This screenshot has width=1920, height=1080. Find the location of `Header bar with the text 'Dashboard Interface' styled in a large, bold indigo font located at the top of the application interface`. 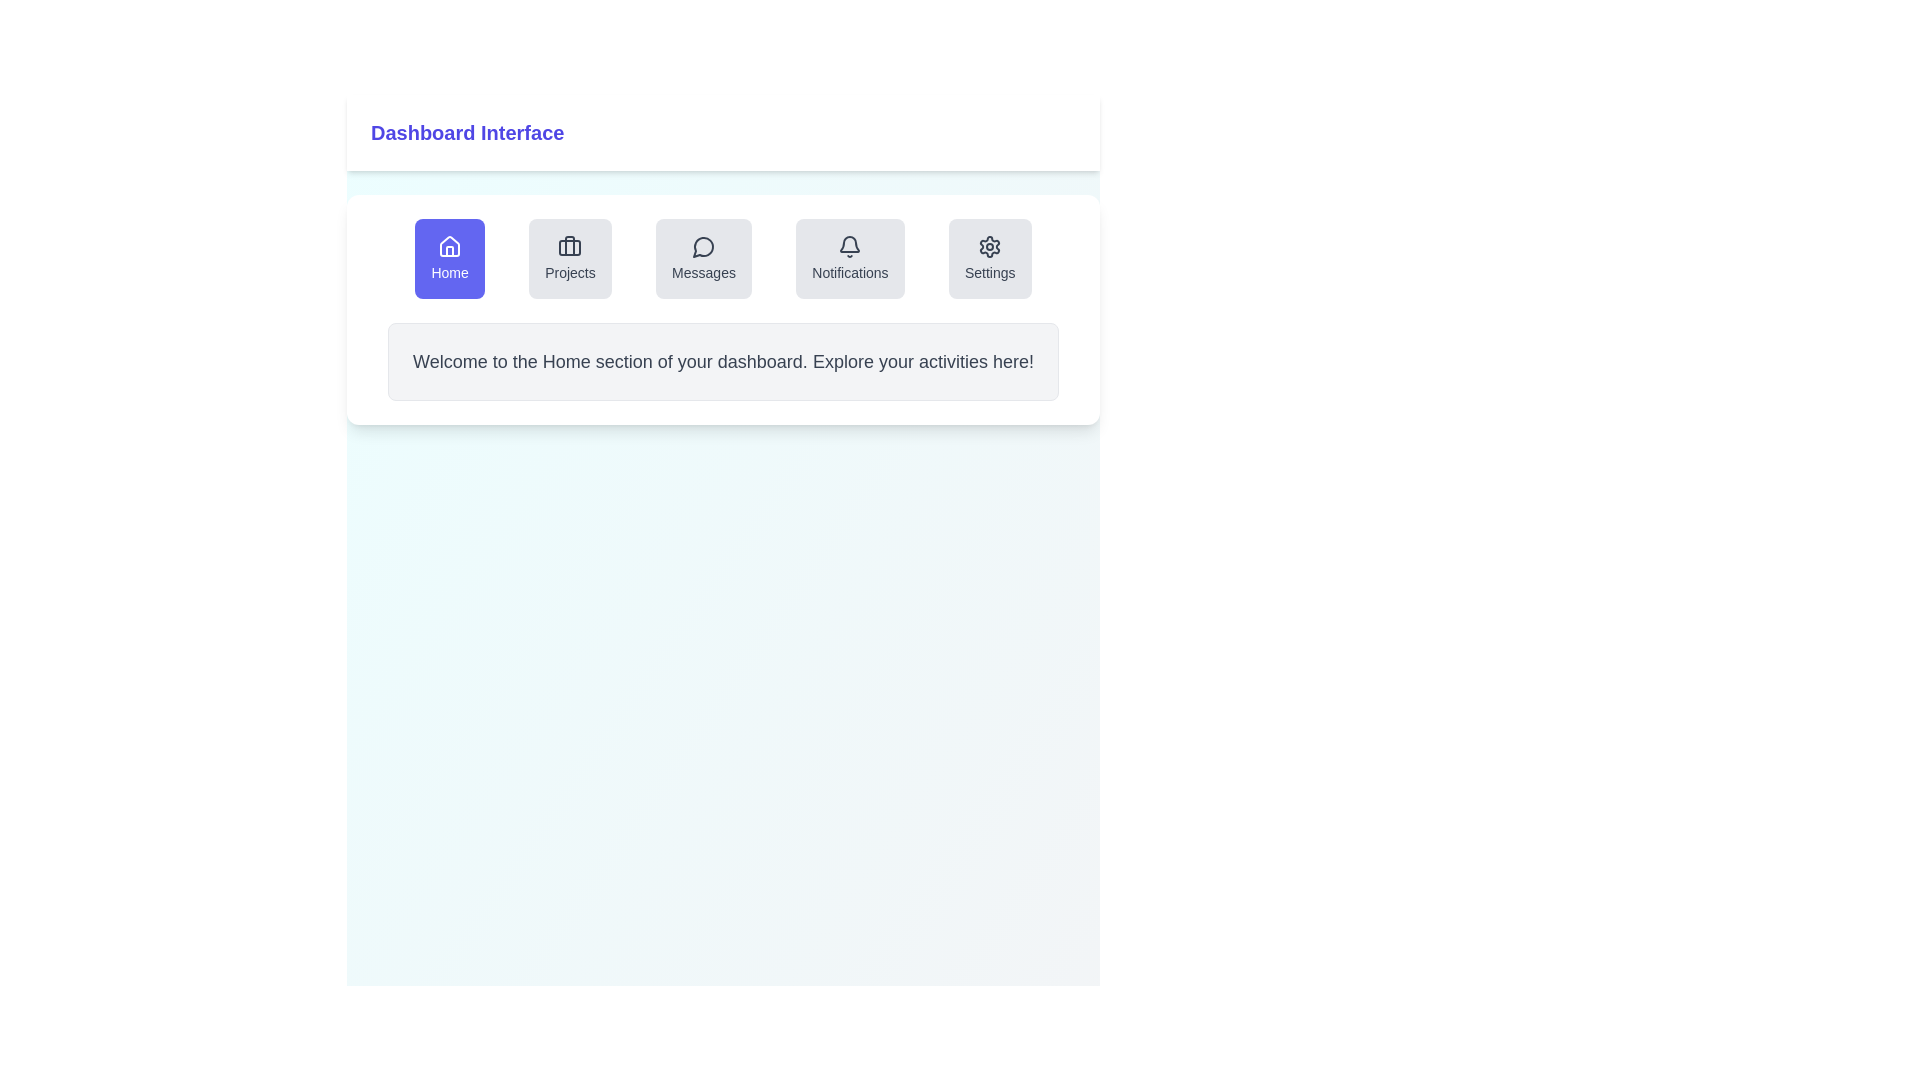

Header bar with the text 'Dashboard Interface' styled in a large, bold indigo font located at the top of the application interface is located at coordinates (722, 132).